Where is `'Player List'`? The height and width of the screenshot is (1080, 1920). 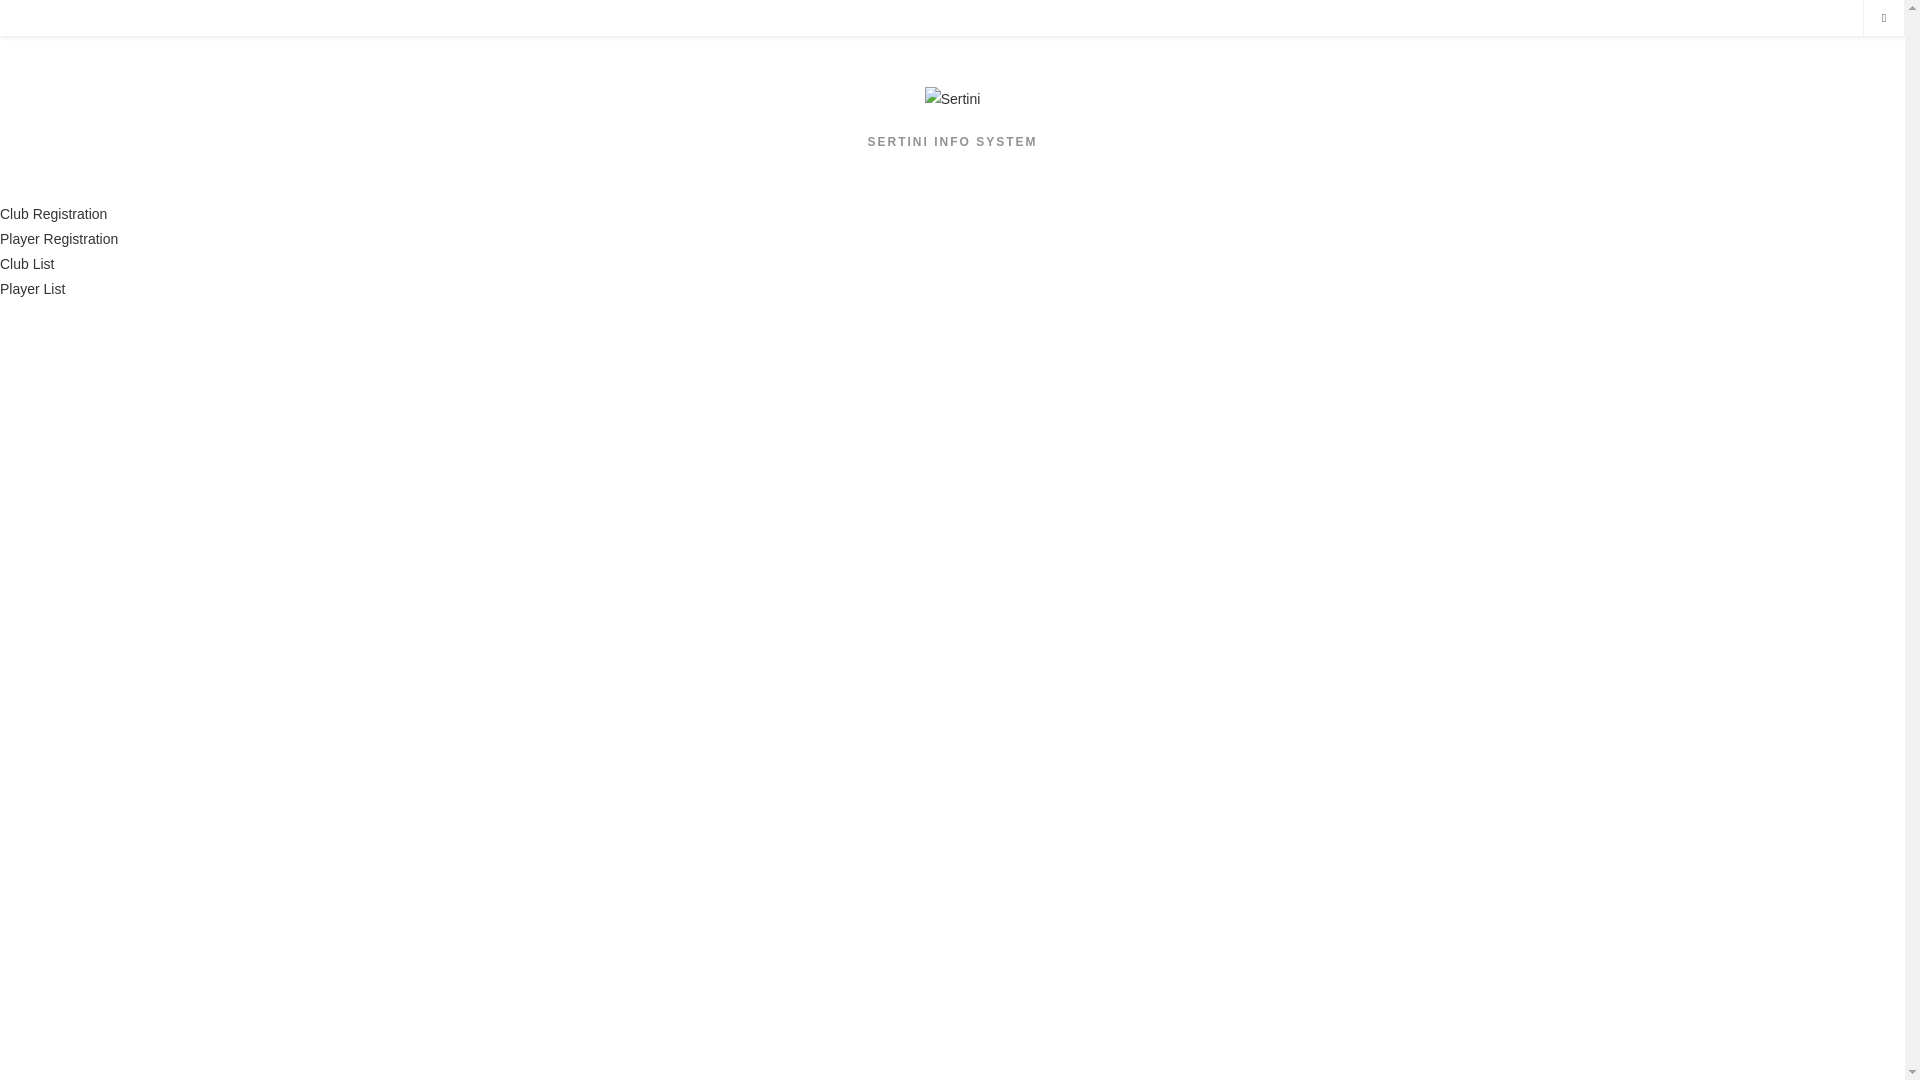
'Player List' is located at coordinates (0, 289).